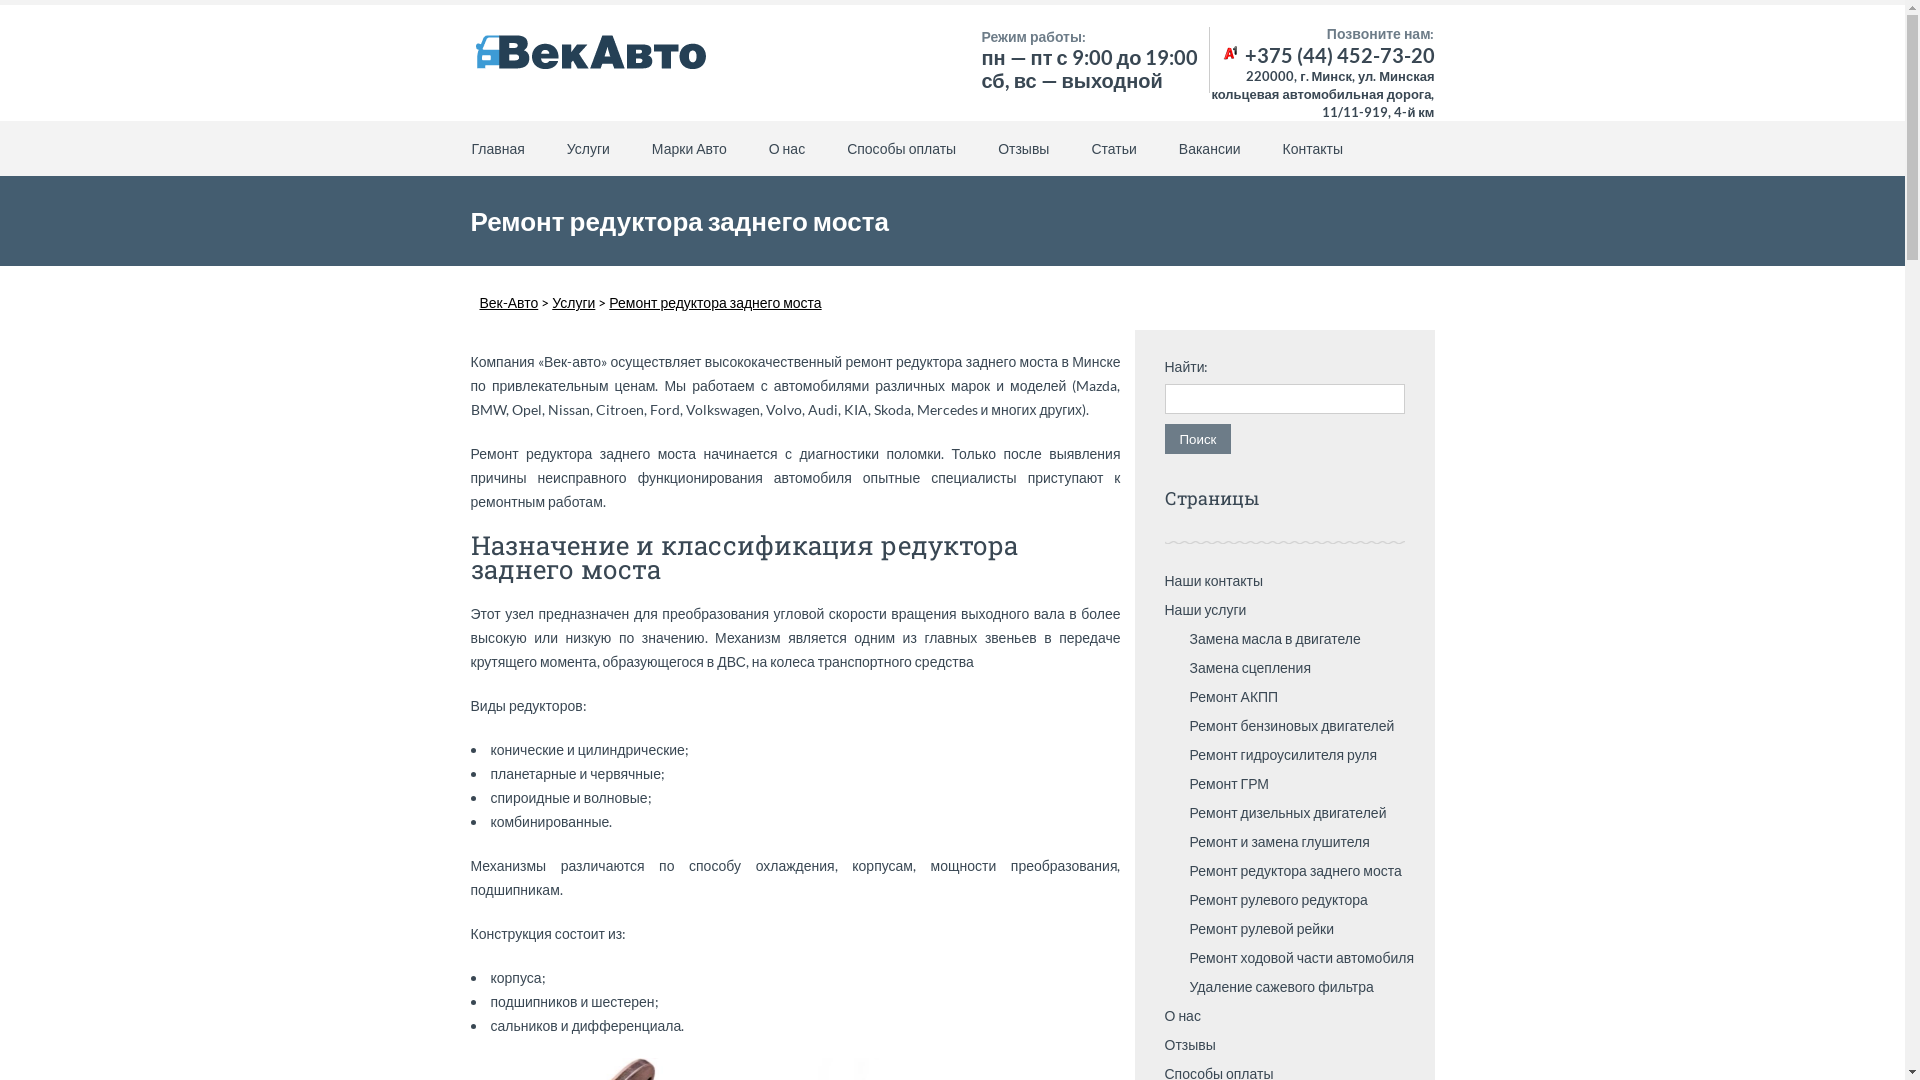 Image resolution: width=1920 pixels, height=1080 pixels. Describe the element at coordinates (1327, 53) in the screenshot. I see `'+375 (44) 452-73-20'` at that location.